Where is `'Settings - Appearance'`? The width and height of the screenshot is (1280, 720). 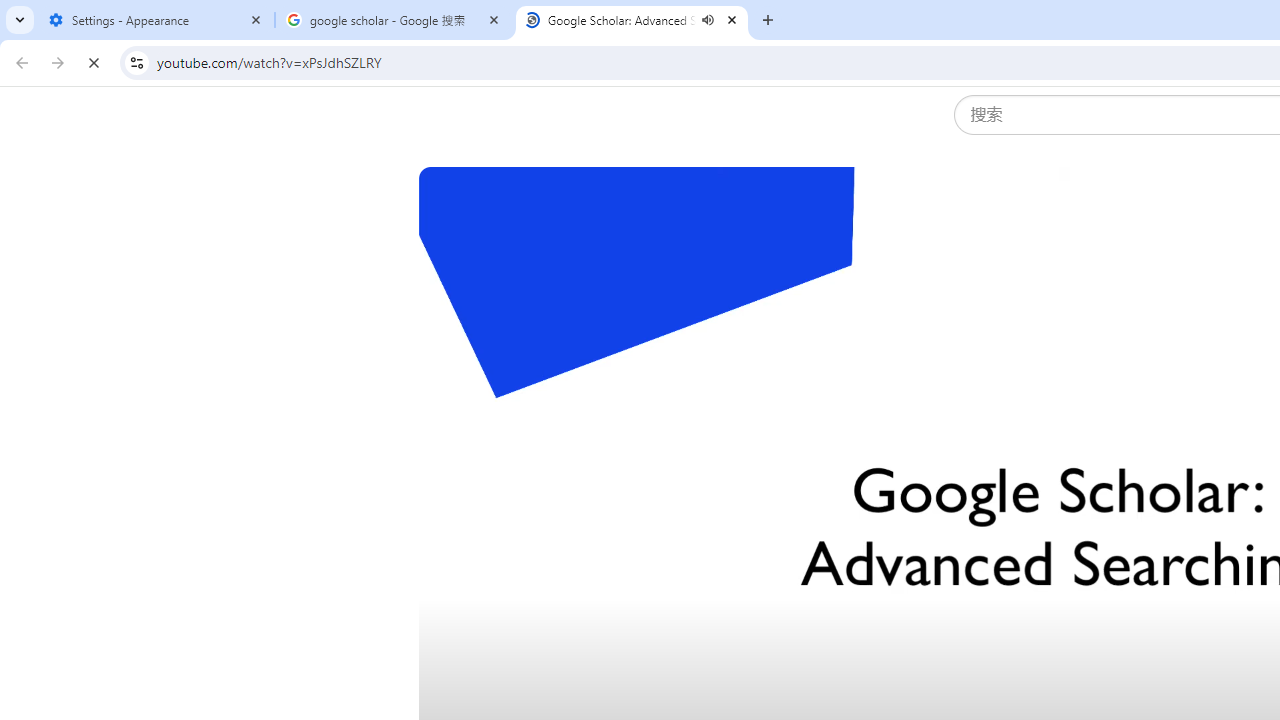
'Settings - Appearance' is located at coordinates (155, 20).